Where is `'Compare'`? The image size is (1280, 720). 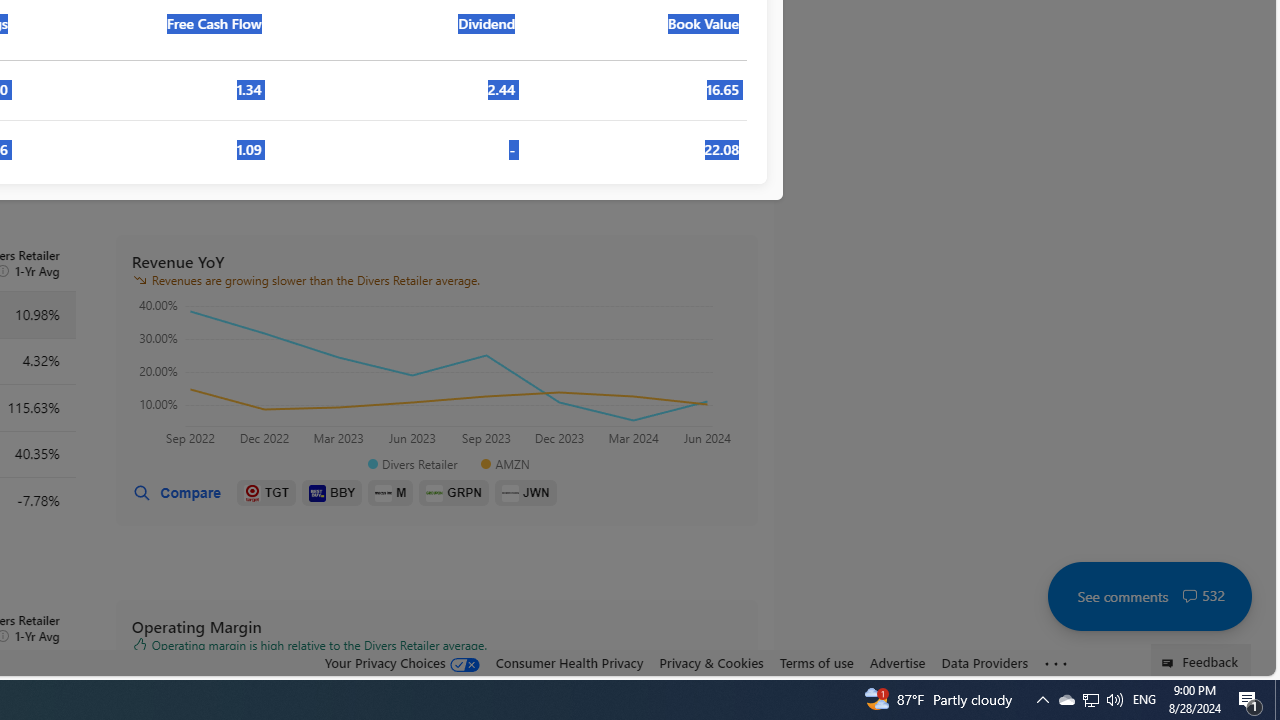
'Compare' is located at coordinates (176, 493).